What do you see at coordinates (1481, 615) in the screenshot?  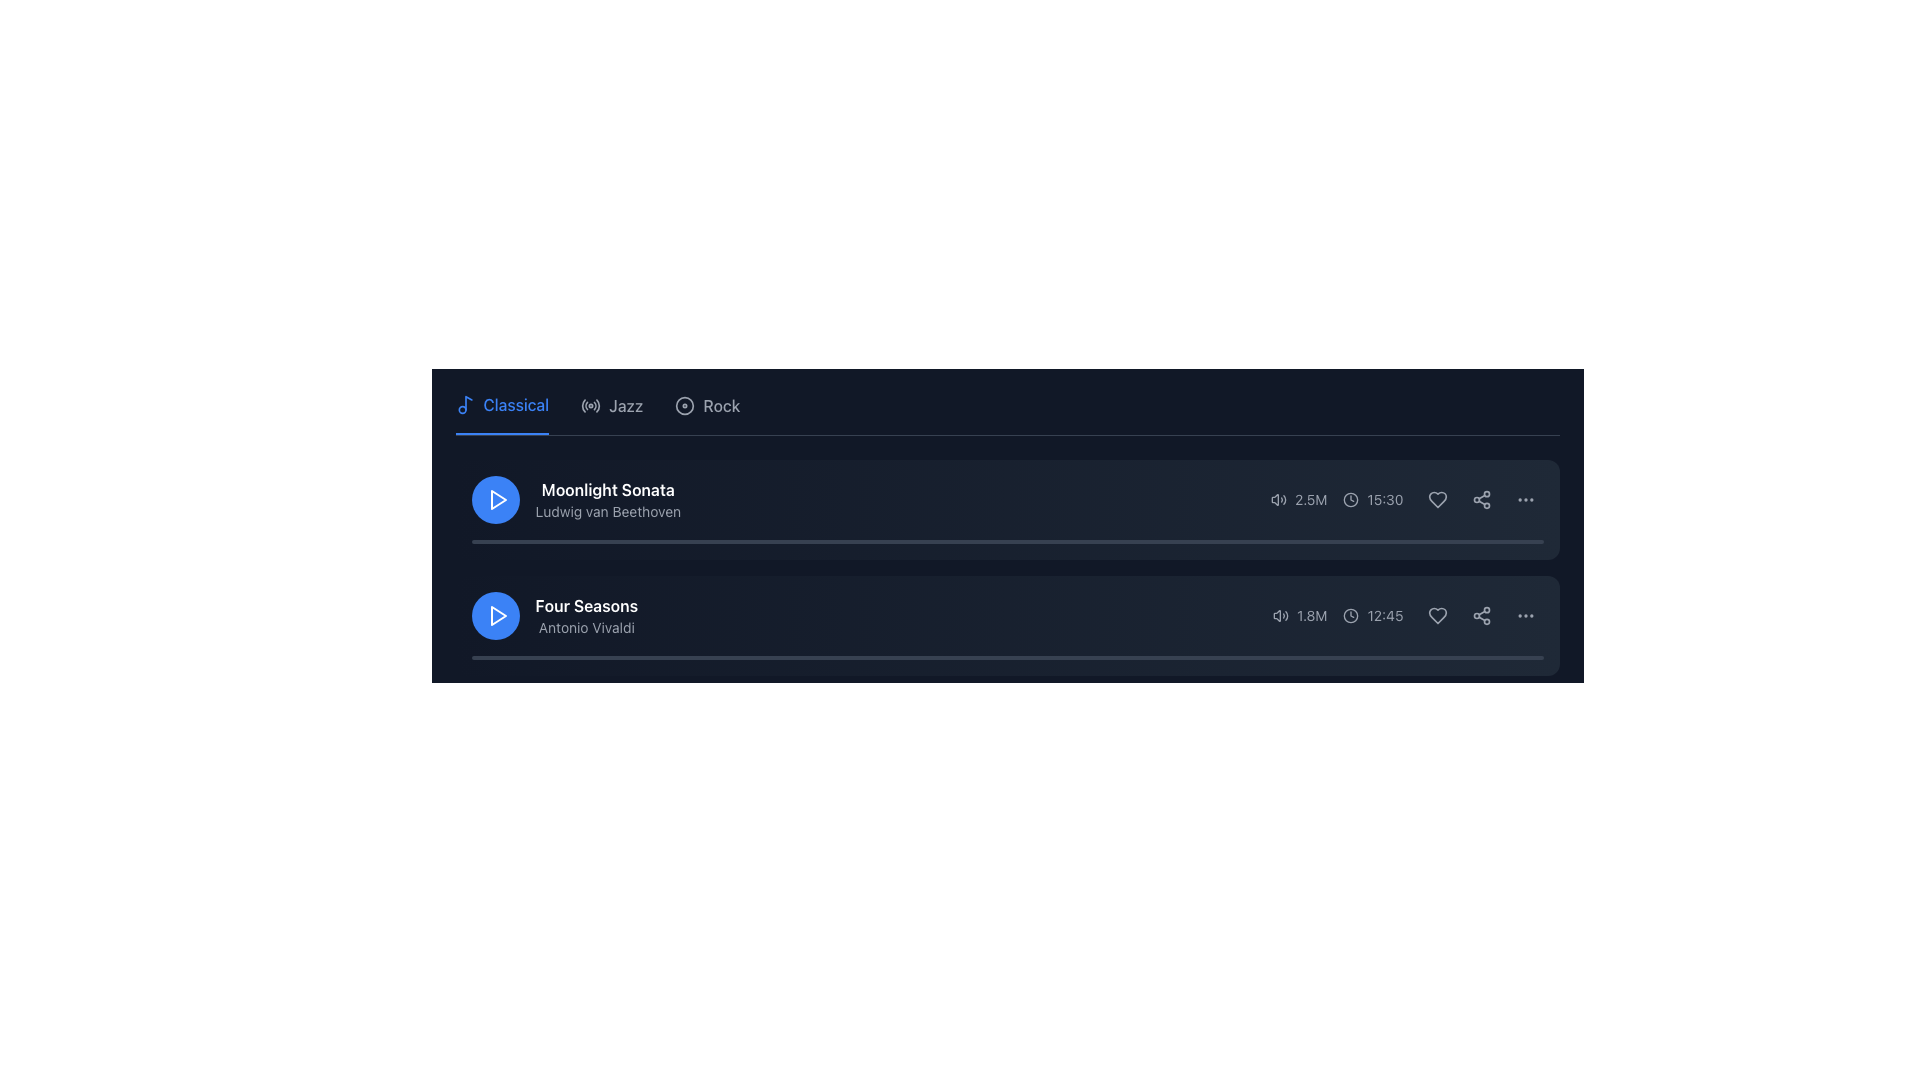 I see `the share icon button, which is the second icon in the last row of action buttons for the music track` at bounding box center [1481, 615].